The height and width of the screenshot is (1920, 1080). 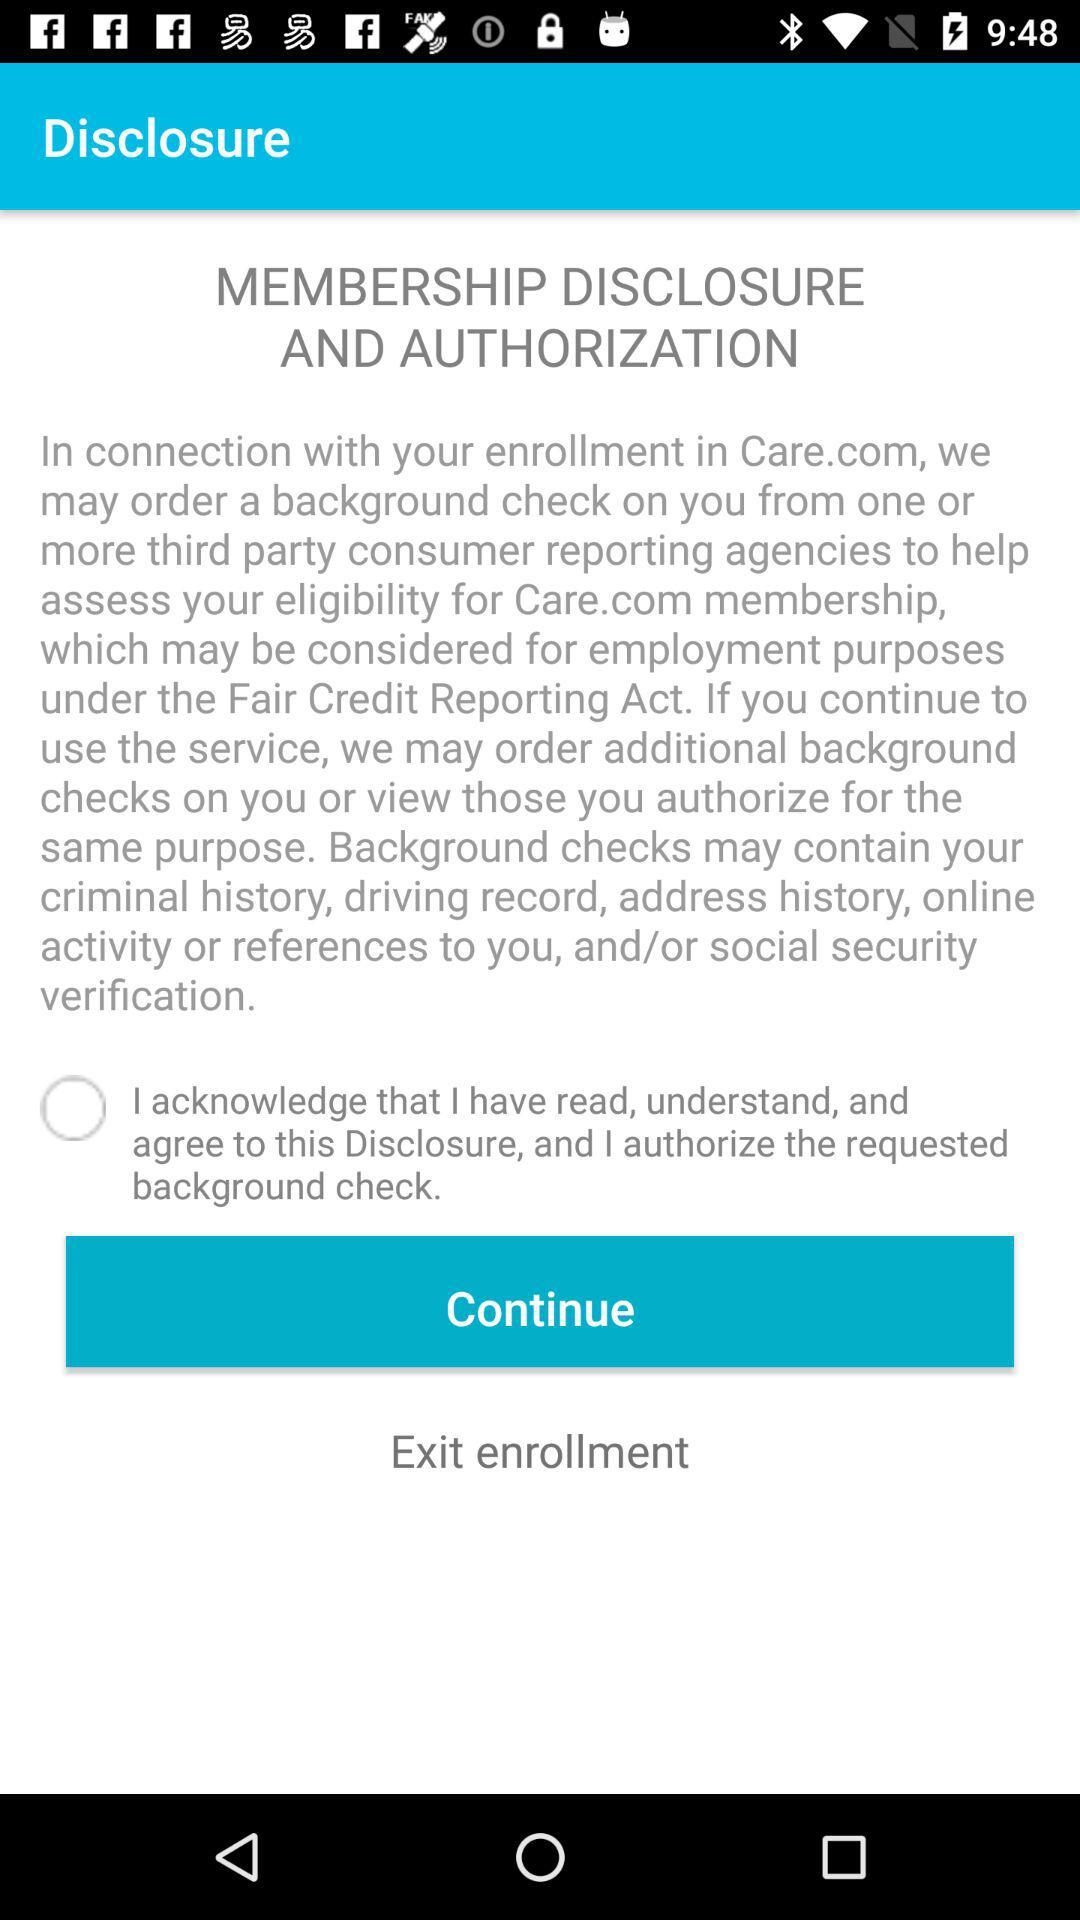 I want to click on continue, so click(x=540, y=1301).